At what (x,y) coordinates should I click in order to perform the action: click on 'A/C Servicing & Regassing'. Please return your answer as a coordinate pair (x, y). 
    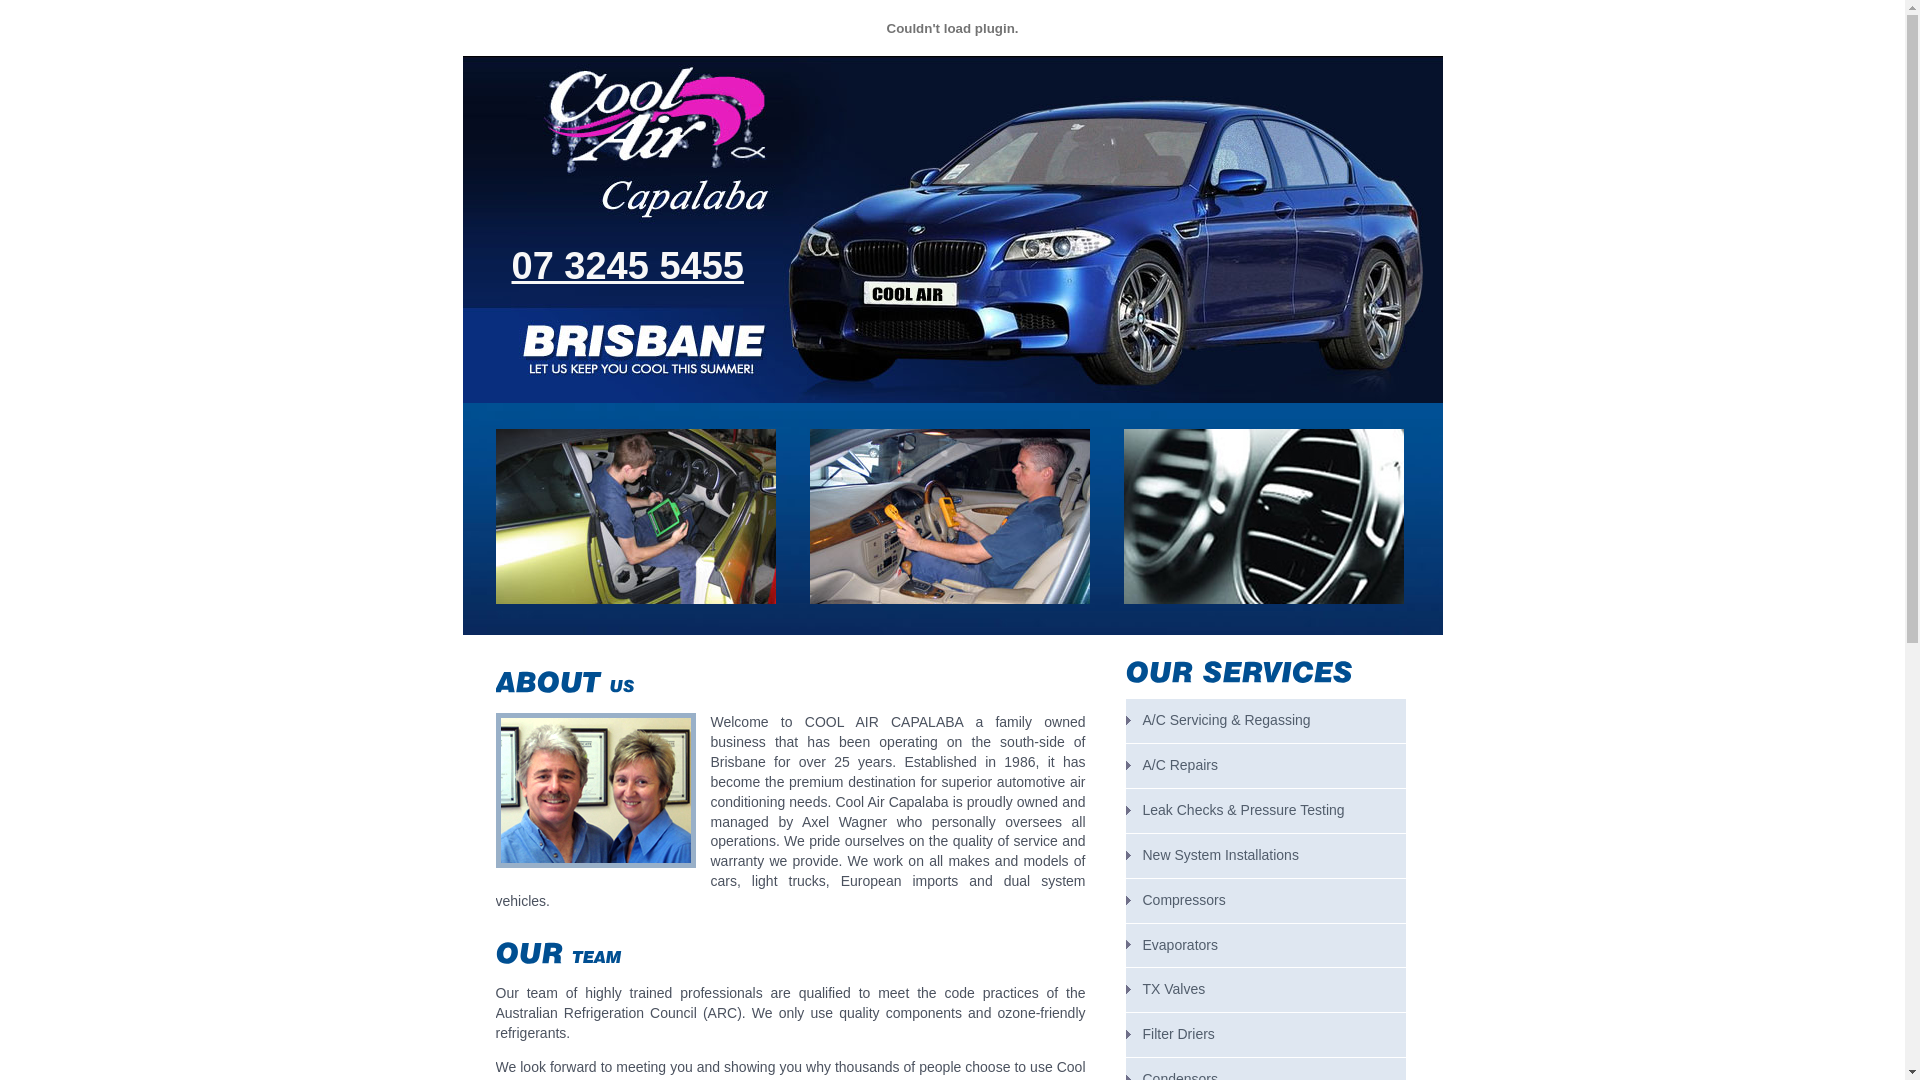
    Looking at the image, I should click on (1265, 721).